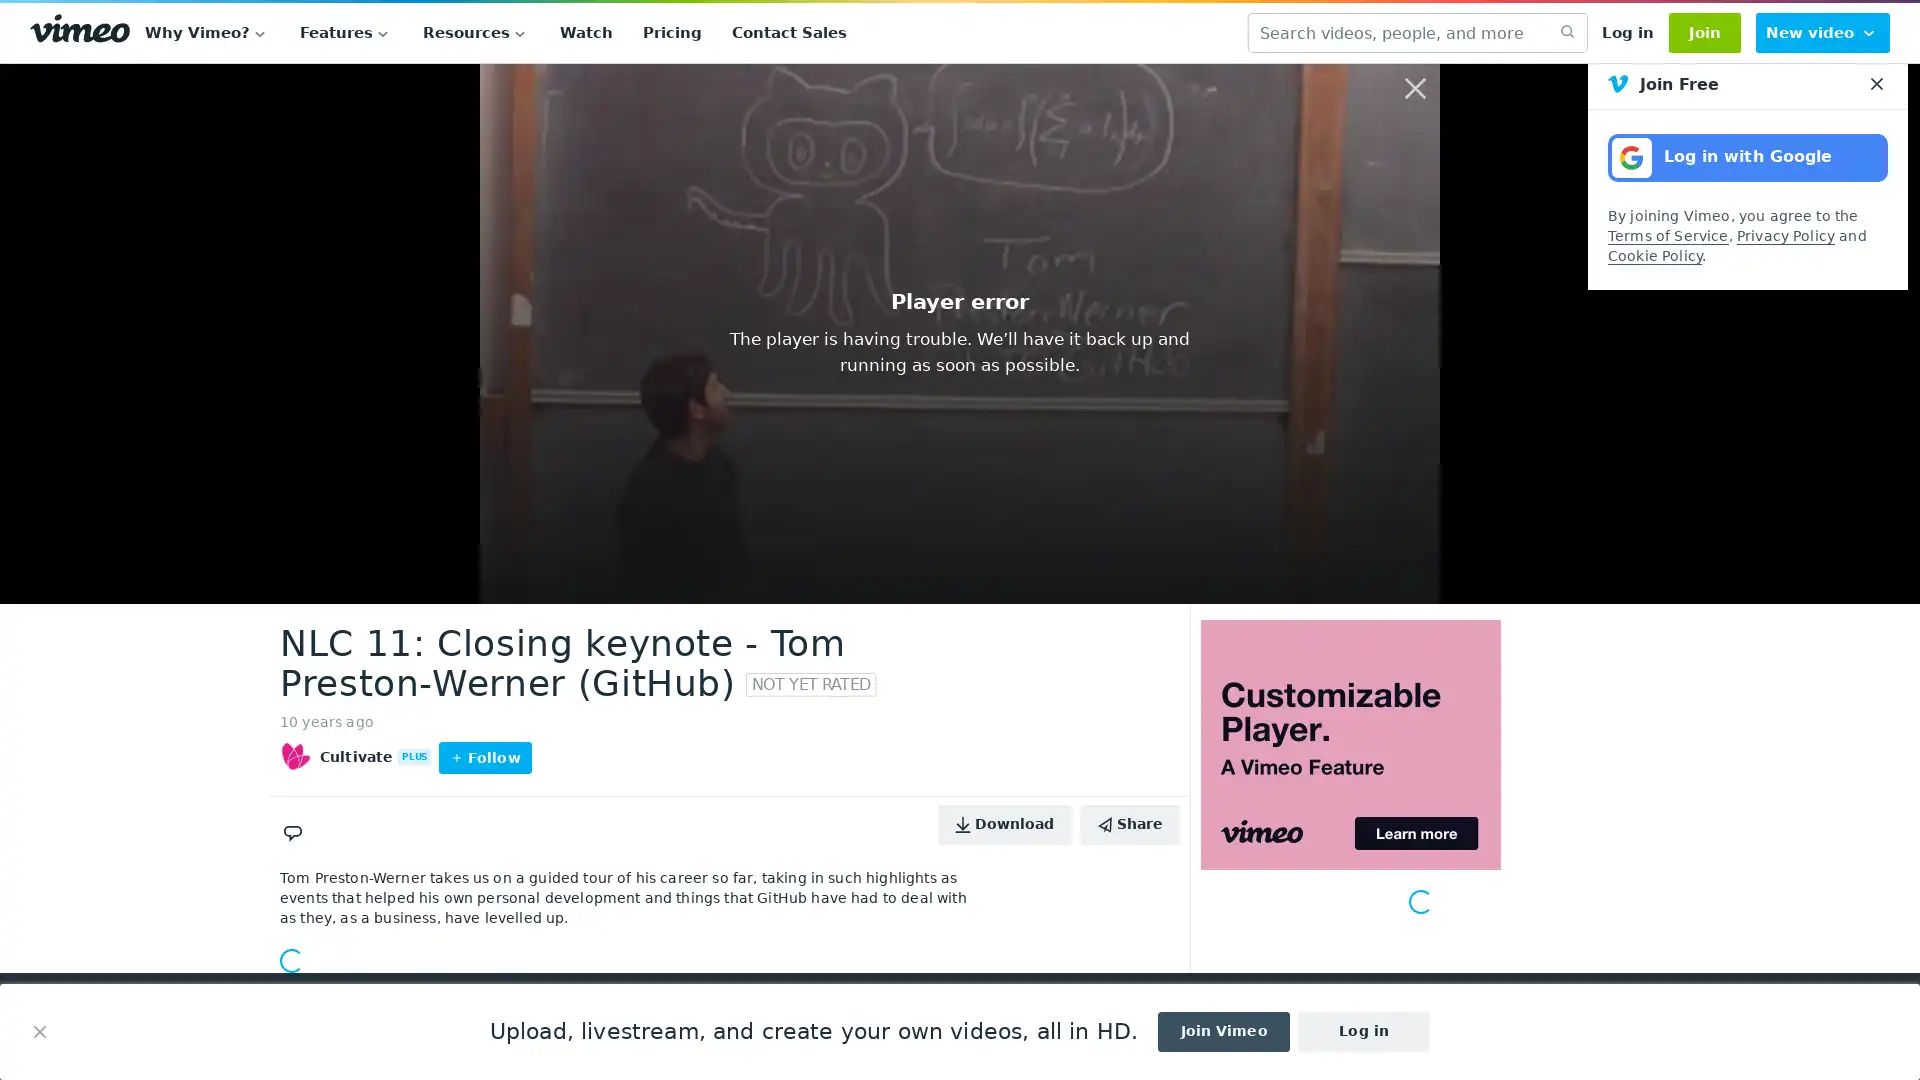  I want to click on Download, so click(1003, 824).